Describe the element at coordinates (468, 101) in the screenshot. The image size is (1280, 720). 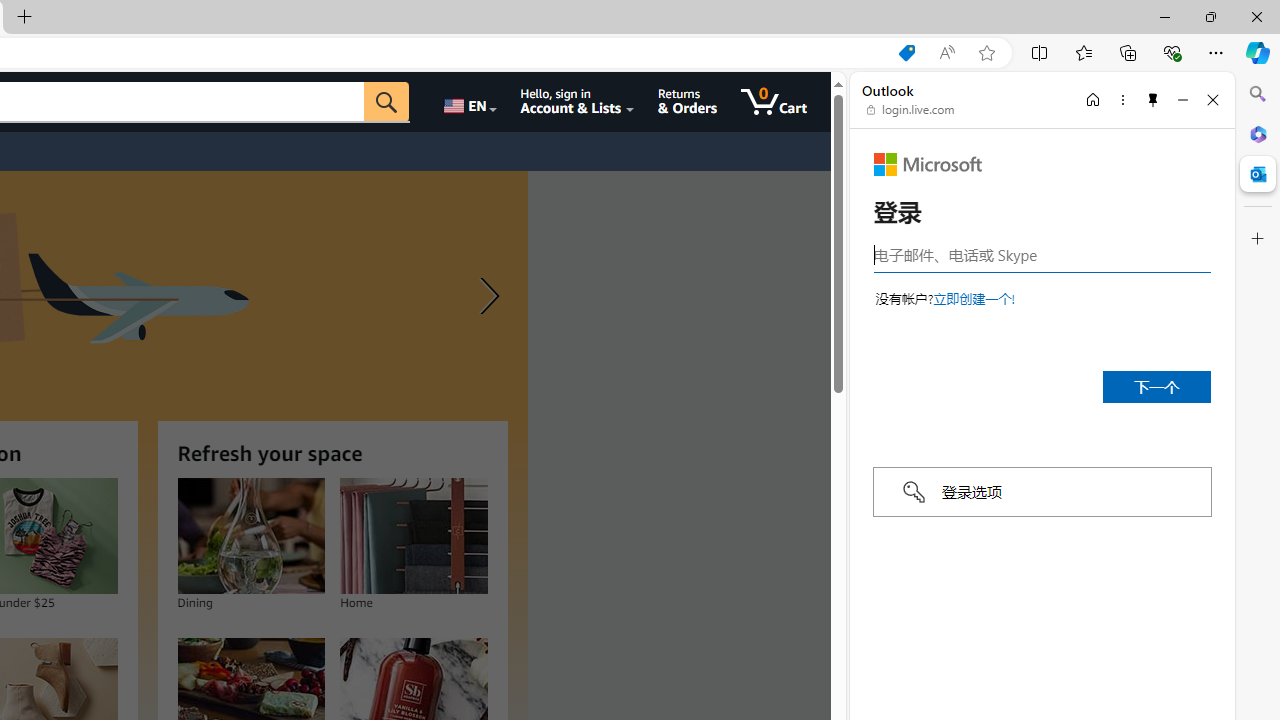
I see `'Choose a language for shopping.'` at that location.